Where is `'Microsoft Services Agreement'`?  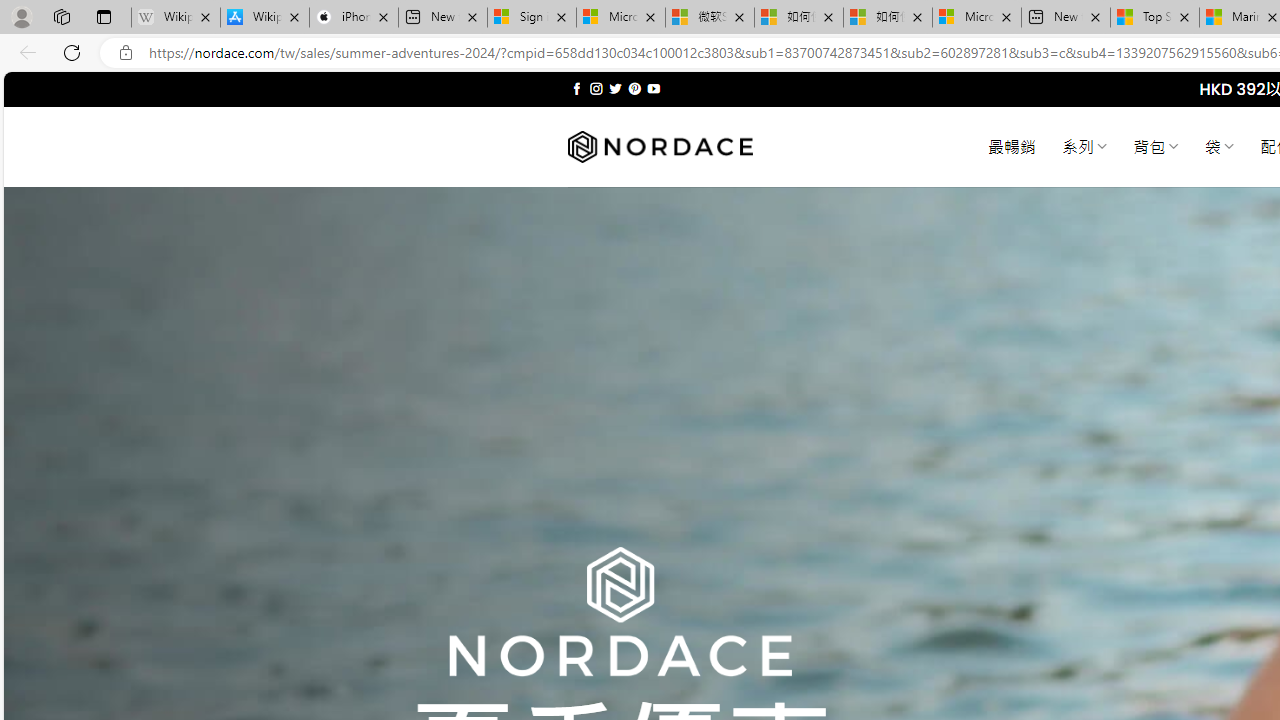 'Microsoft Services Agreement' is located at coordinates (620, 17).